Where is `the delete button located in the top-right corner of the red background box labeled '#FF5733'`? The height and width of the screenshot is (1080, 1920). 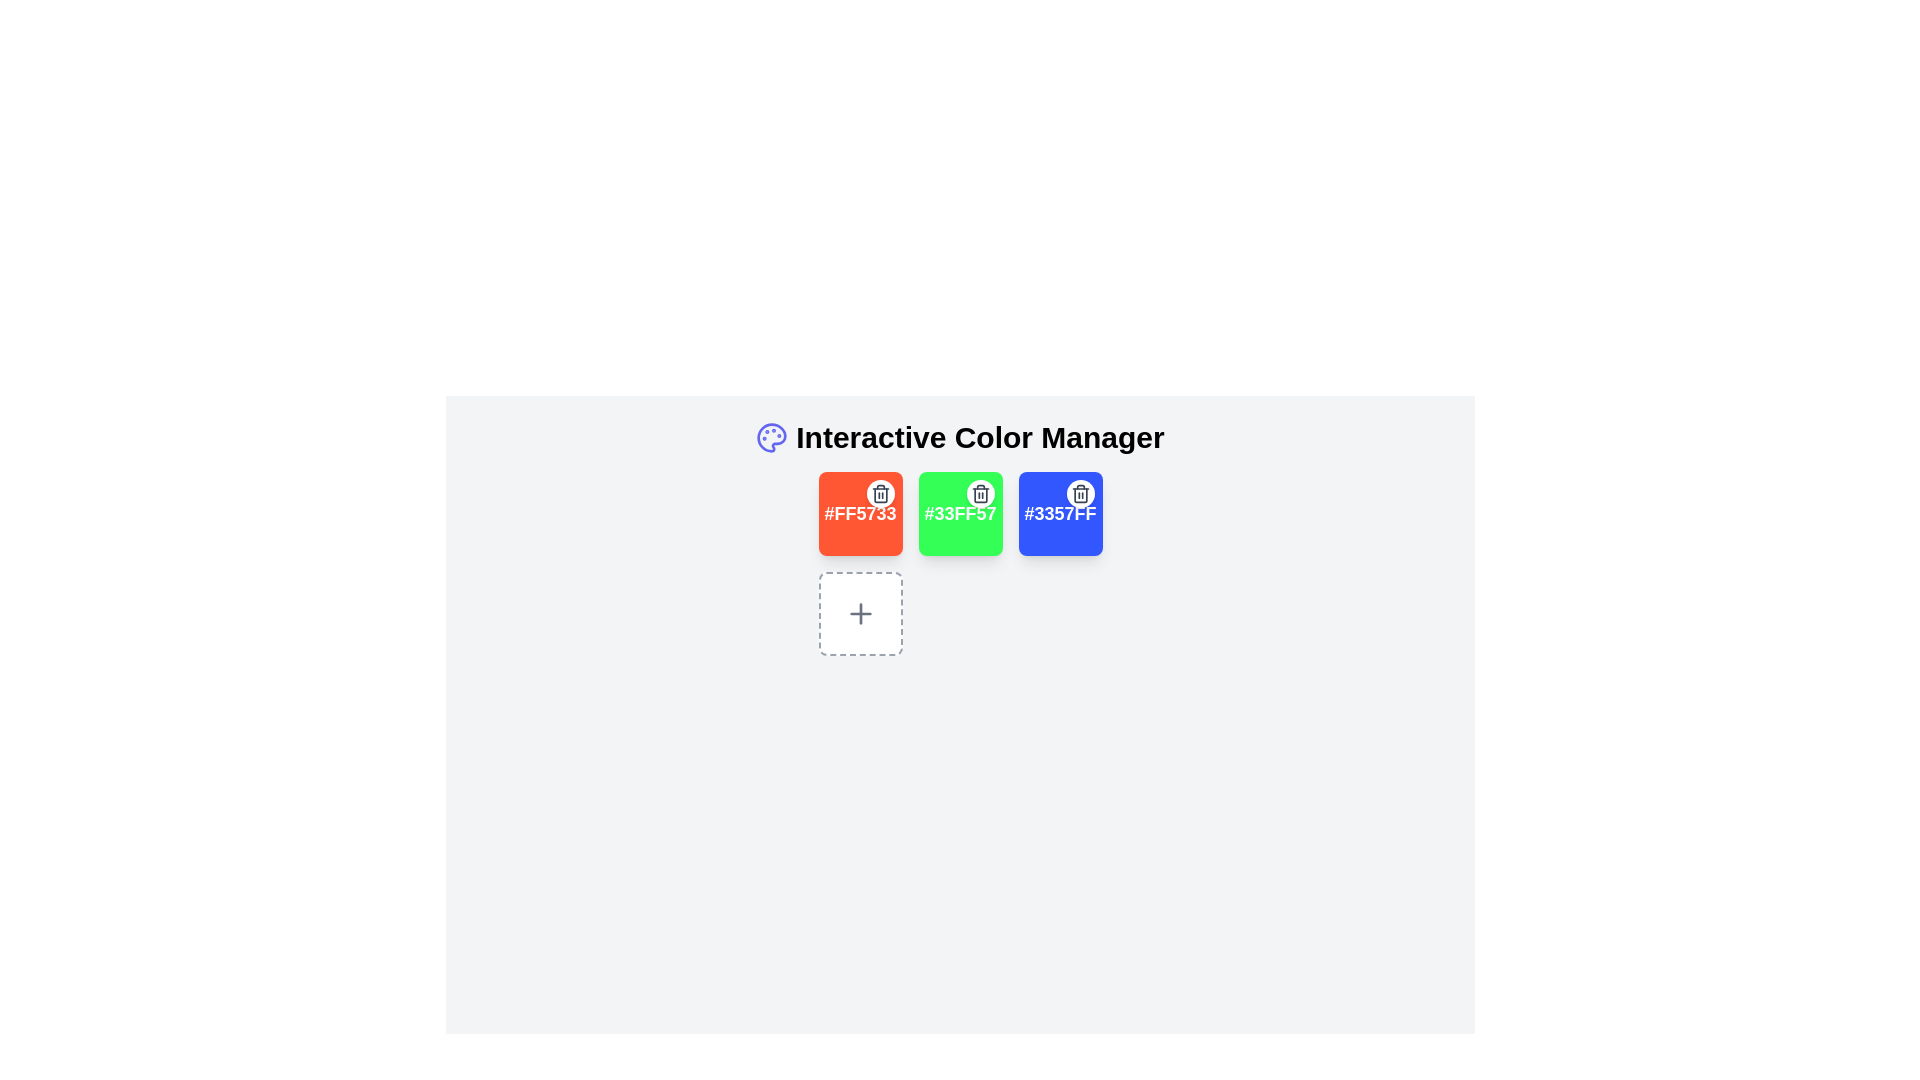
the delete button located in the top-right corner of the red background box labeled '#FF5733' is located at coordinates (880, 493).